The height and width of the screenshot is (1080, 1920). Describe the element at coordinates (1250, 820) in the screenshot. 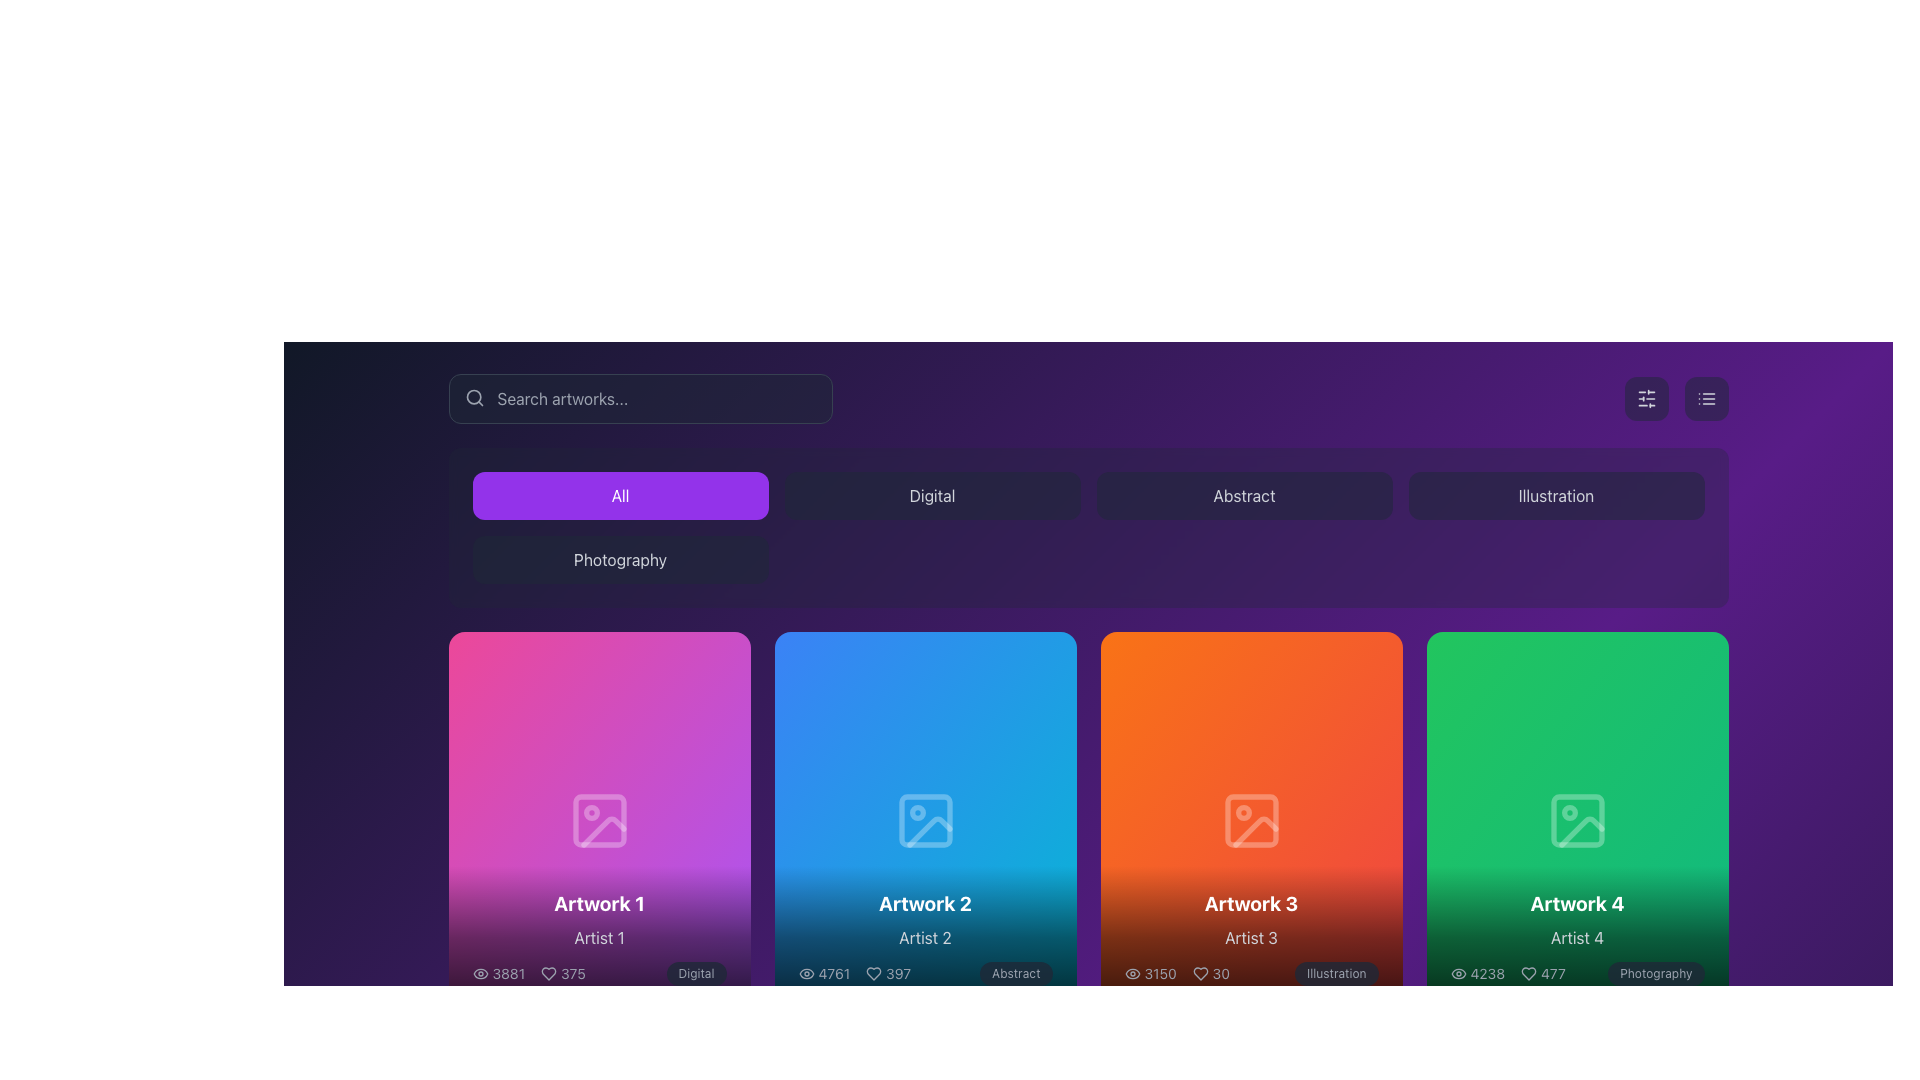

I see `the download icon button, which is a compact icon resembling a downward-pointing arrow, to initiate a download` at that location.